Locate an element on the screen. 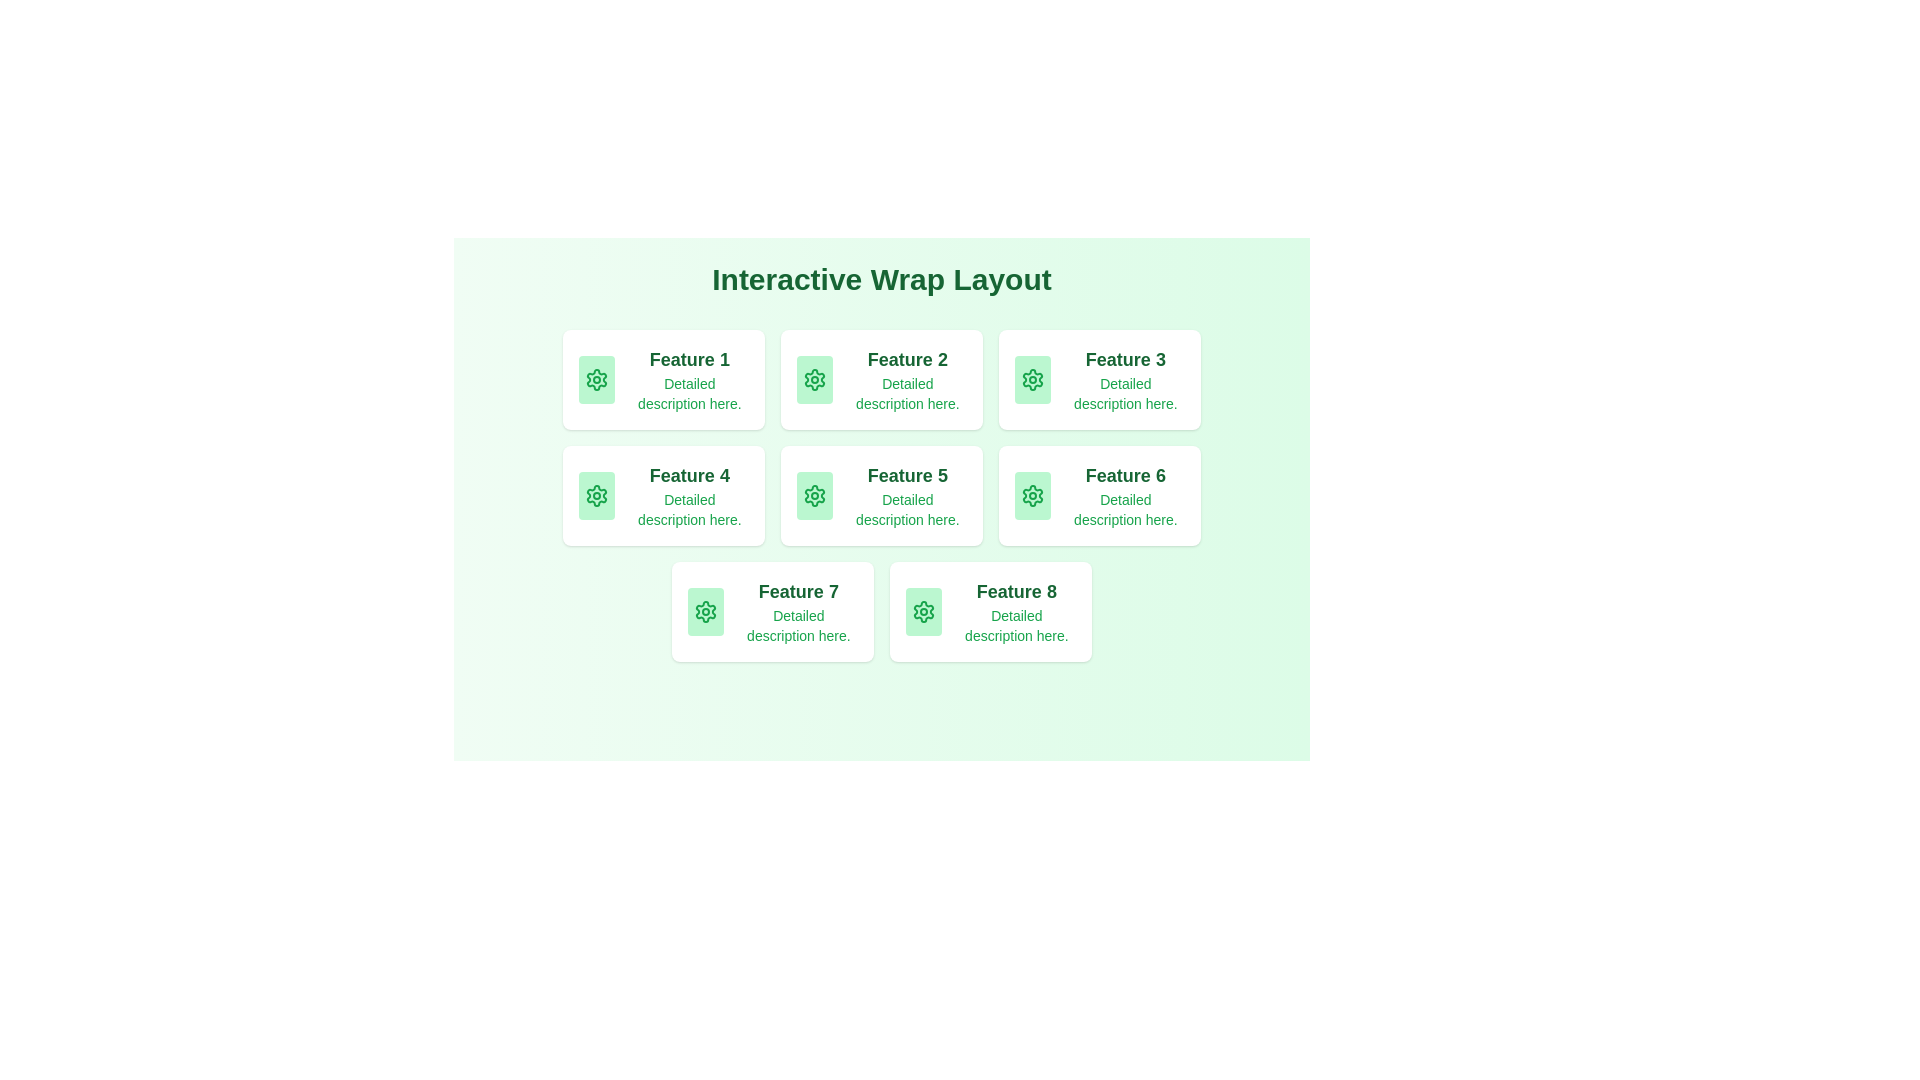 The width and height of the screenshot is (1920, 1080). the Text Display Block that displays 'Feature 5' with the description 'Detailed description here.' located in the middle of the second row of the grid layout is located at coordinates (906, 495).